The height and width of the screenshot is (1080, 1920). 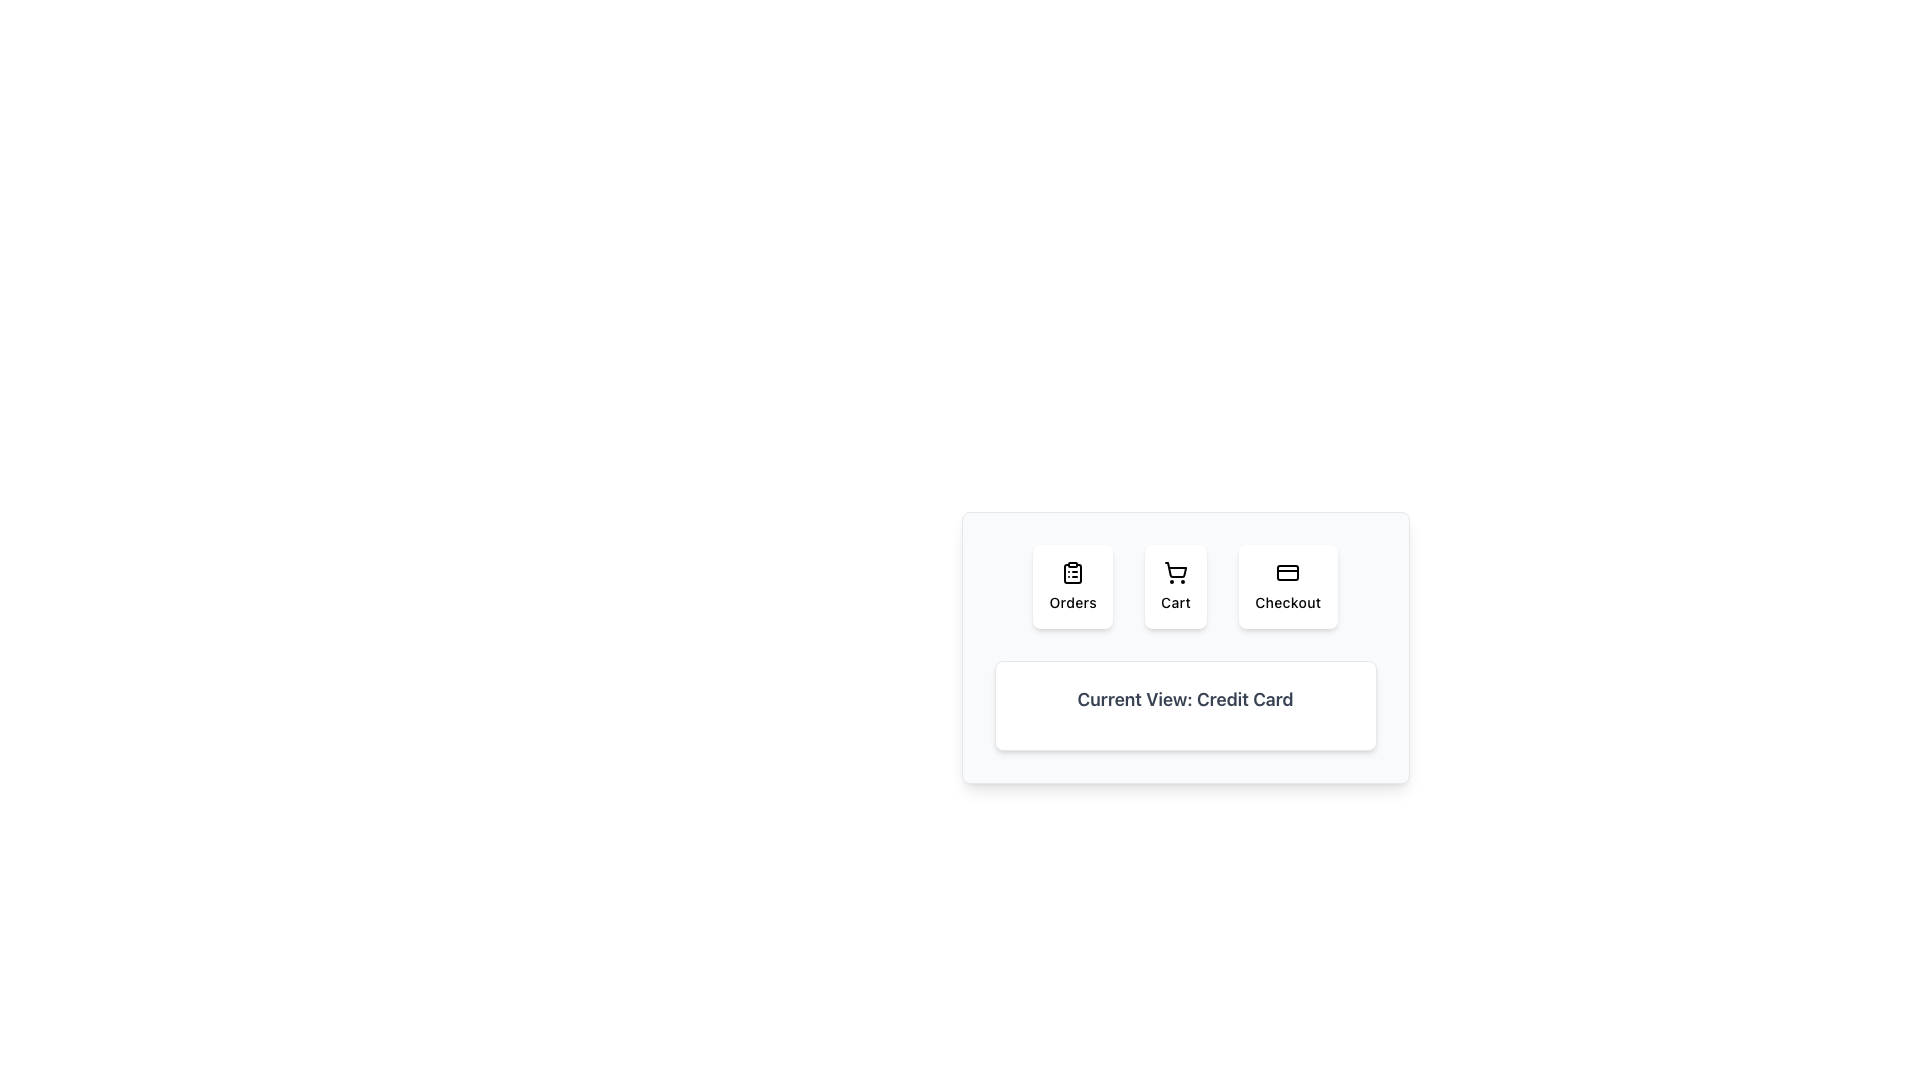 What do you see at coordinates (1176, 601) in the screenshot?
I see `the Text label beneath the shopping cart icon that indicates the functionality of the associated button` at bounding box center [1176, 601].